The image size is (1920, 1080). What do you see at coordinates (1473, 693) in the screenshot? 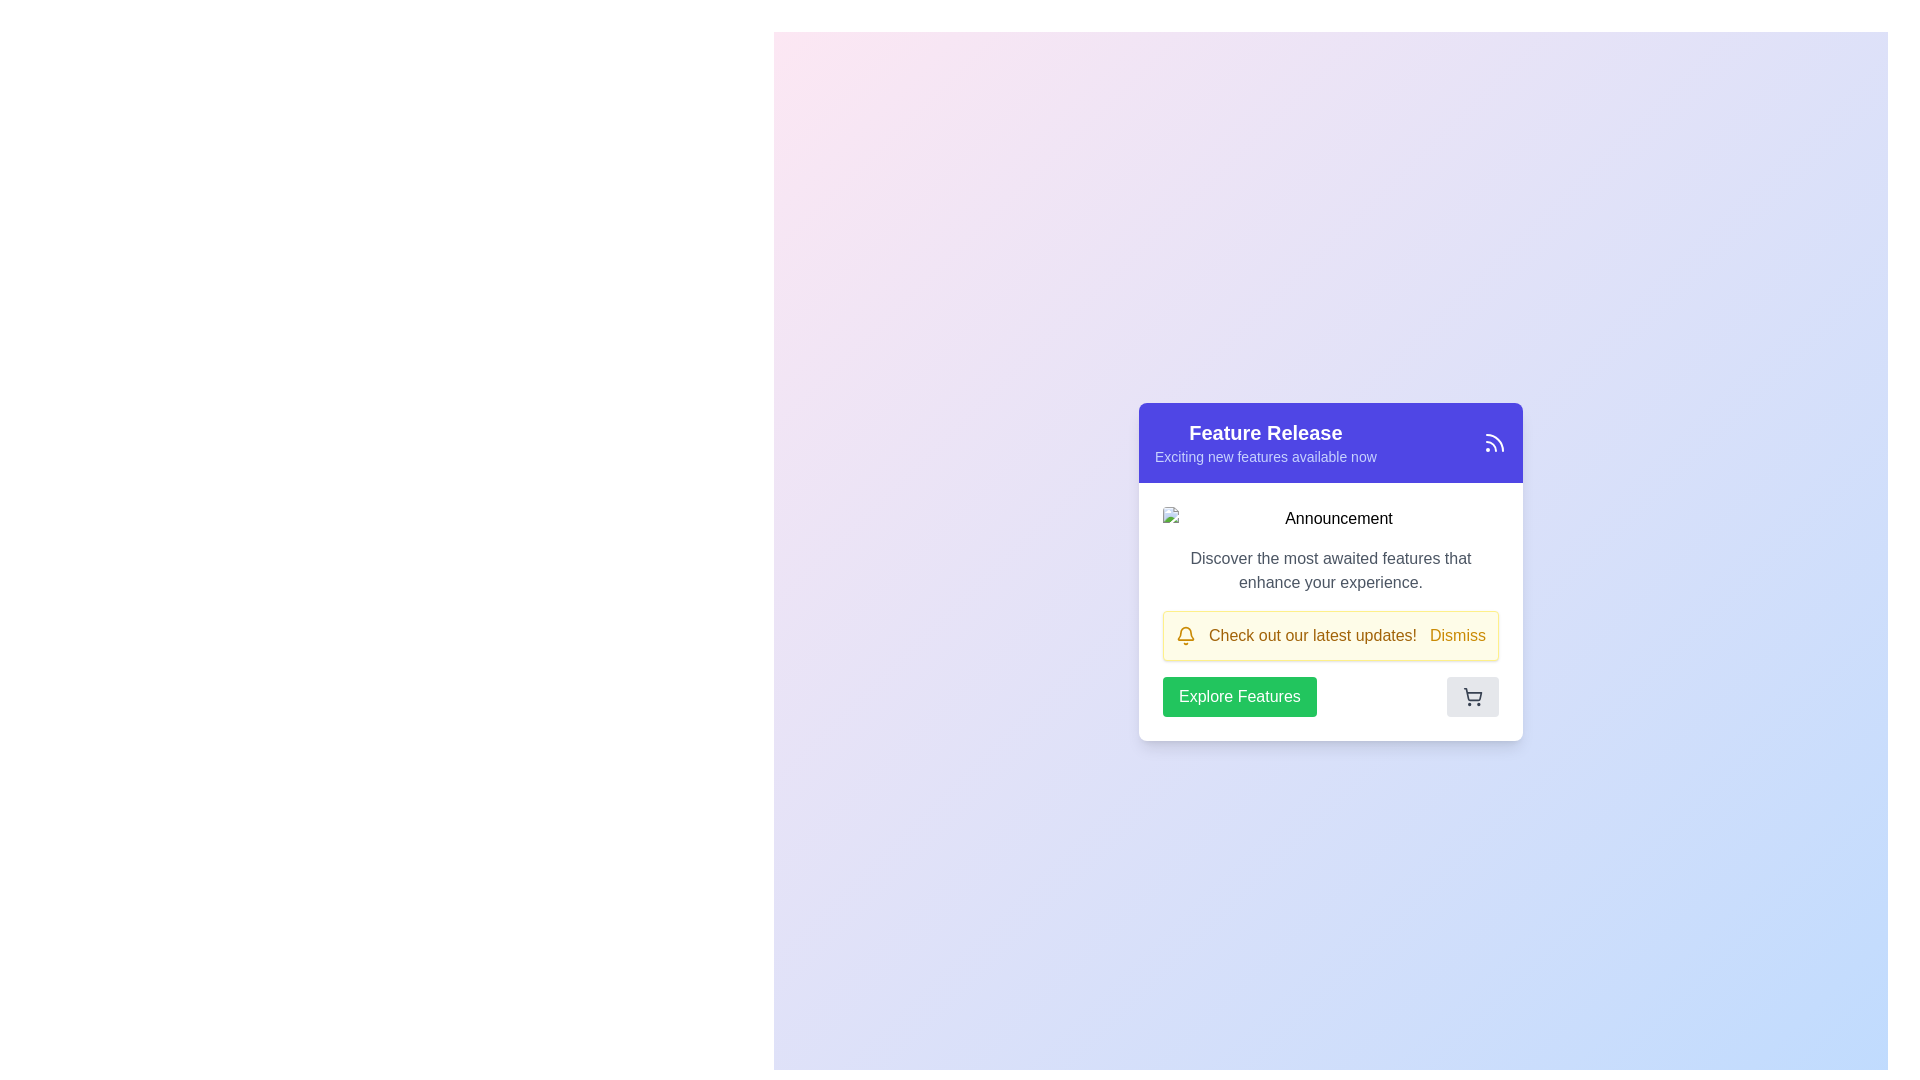
I see `the shopping cart icon, which is a clean, linear design located at the bottom-right side of the feature release panel` at bounding box center [1473, 693].